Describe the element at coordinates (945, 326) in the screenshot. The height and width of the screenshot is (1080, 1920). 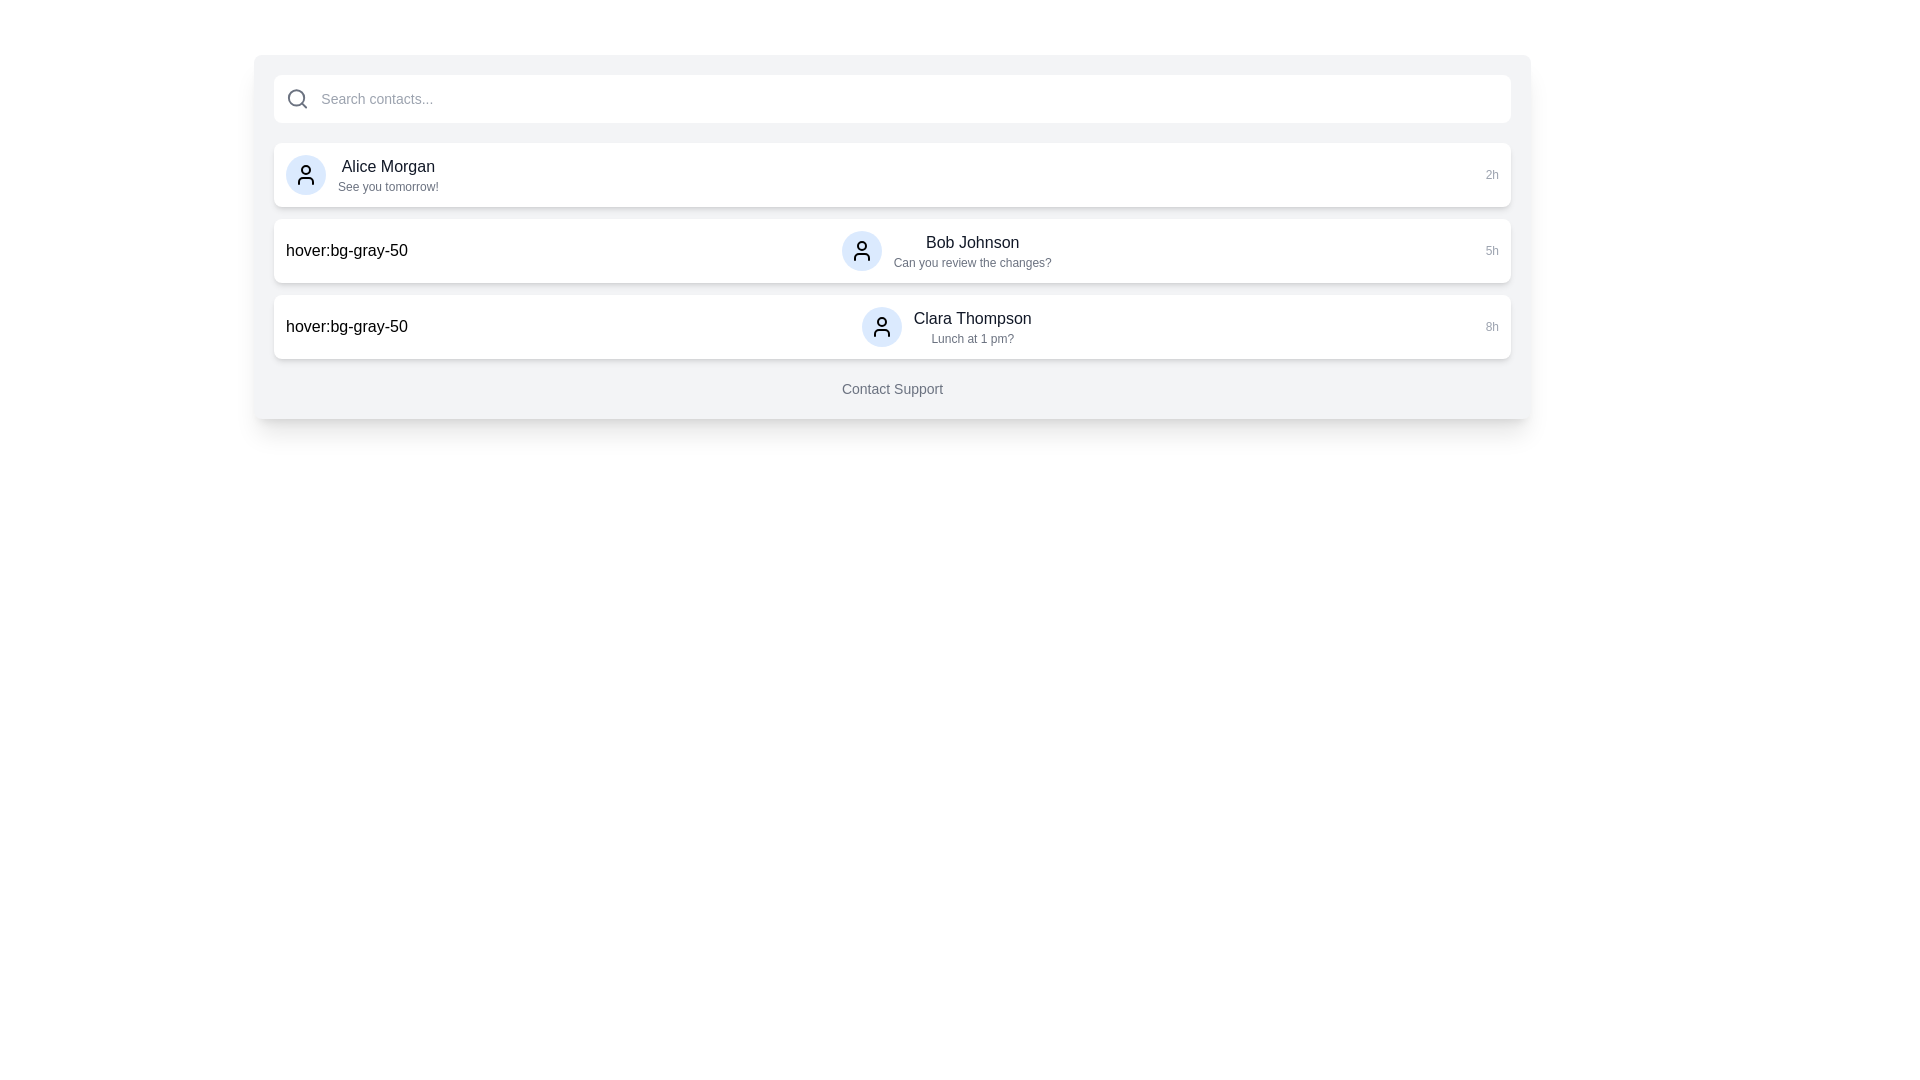
I see `the message preview for Clara Thompson, located in the third row of the itemized list` at that location.